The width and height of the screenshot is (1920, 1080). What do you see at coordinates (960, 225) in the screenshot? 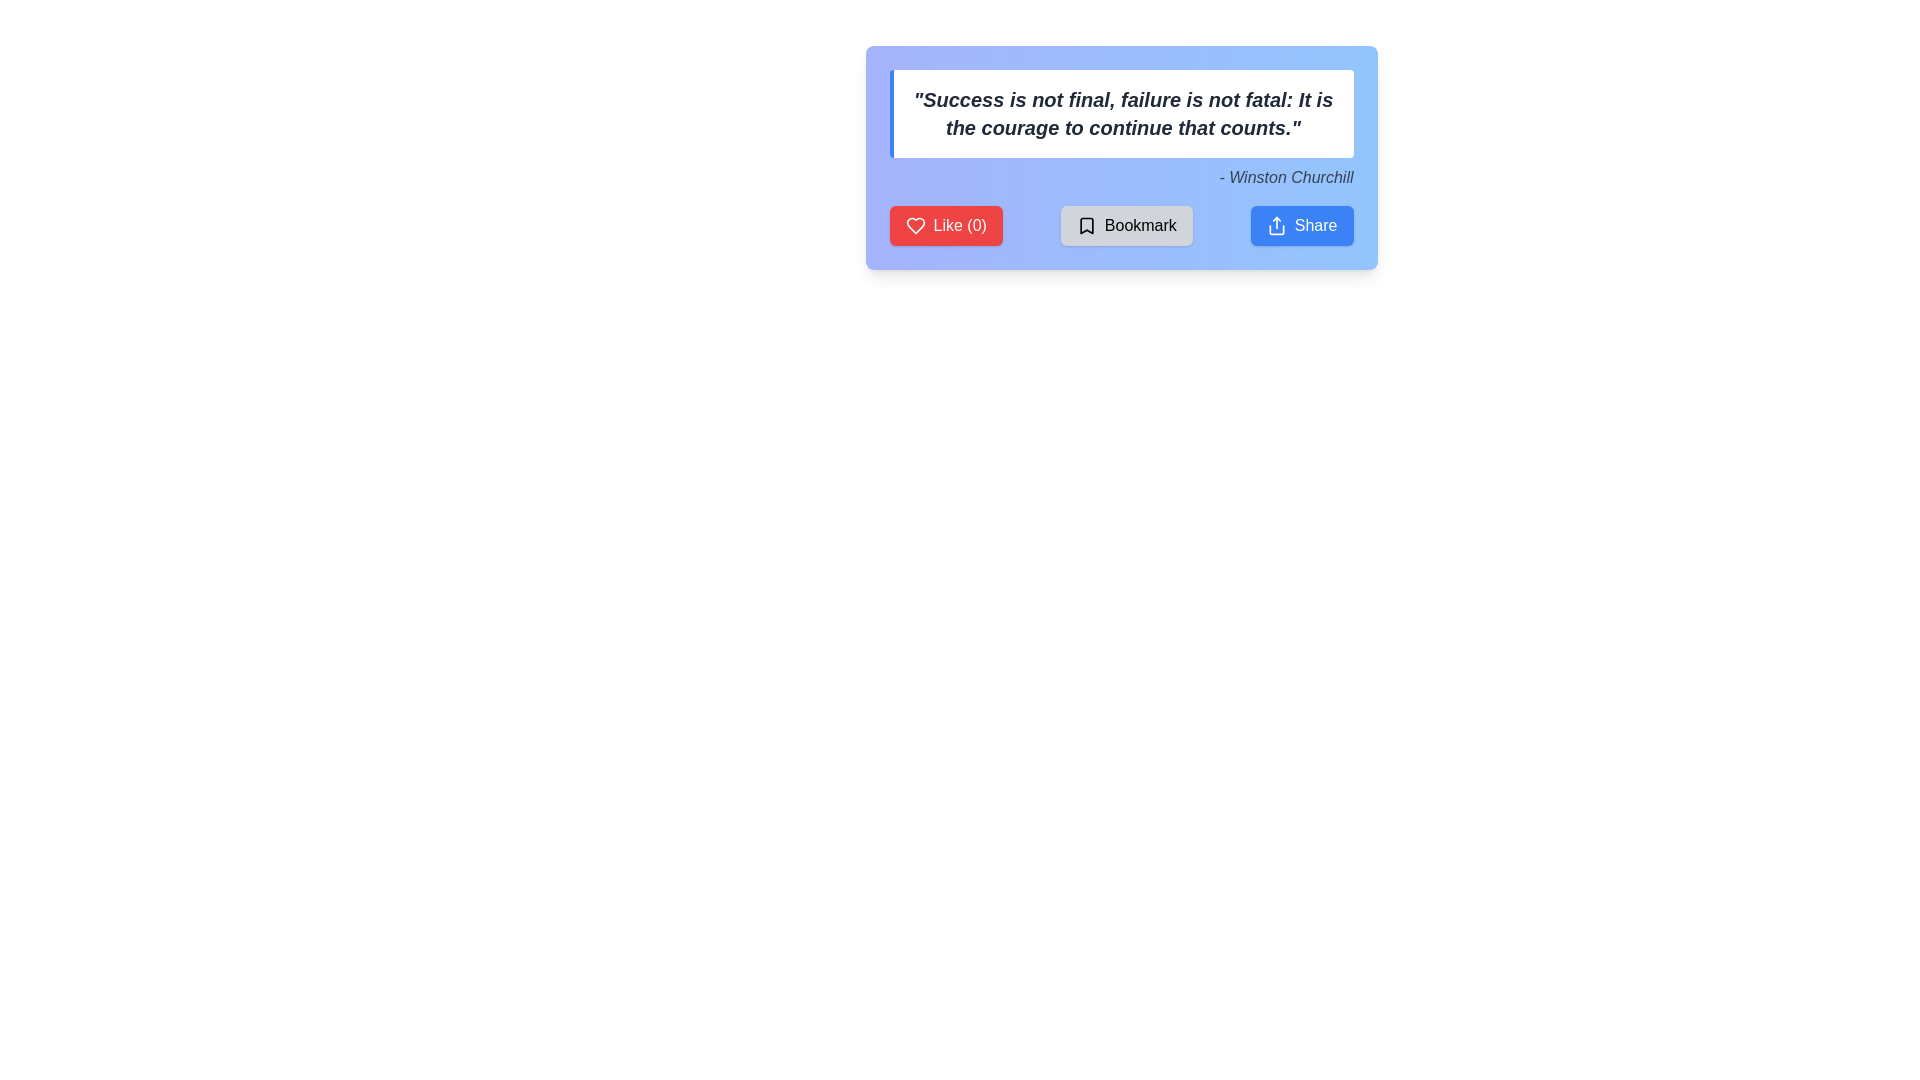
I see `the text label indicating the total count of likes (currently 0)` at bounding box center [960, 225].